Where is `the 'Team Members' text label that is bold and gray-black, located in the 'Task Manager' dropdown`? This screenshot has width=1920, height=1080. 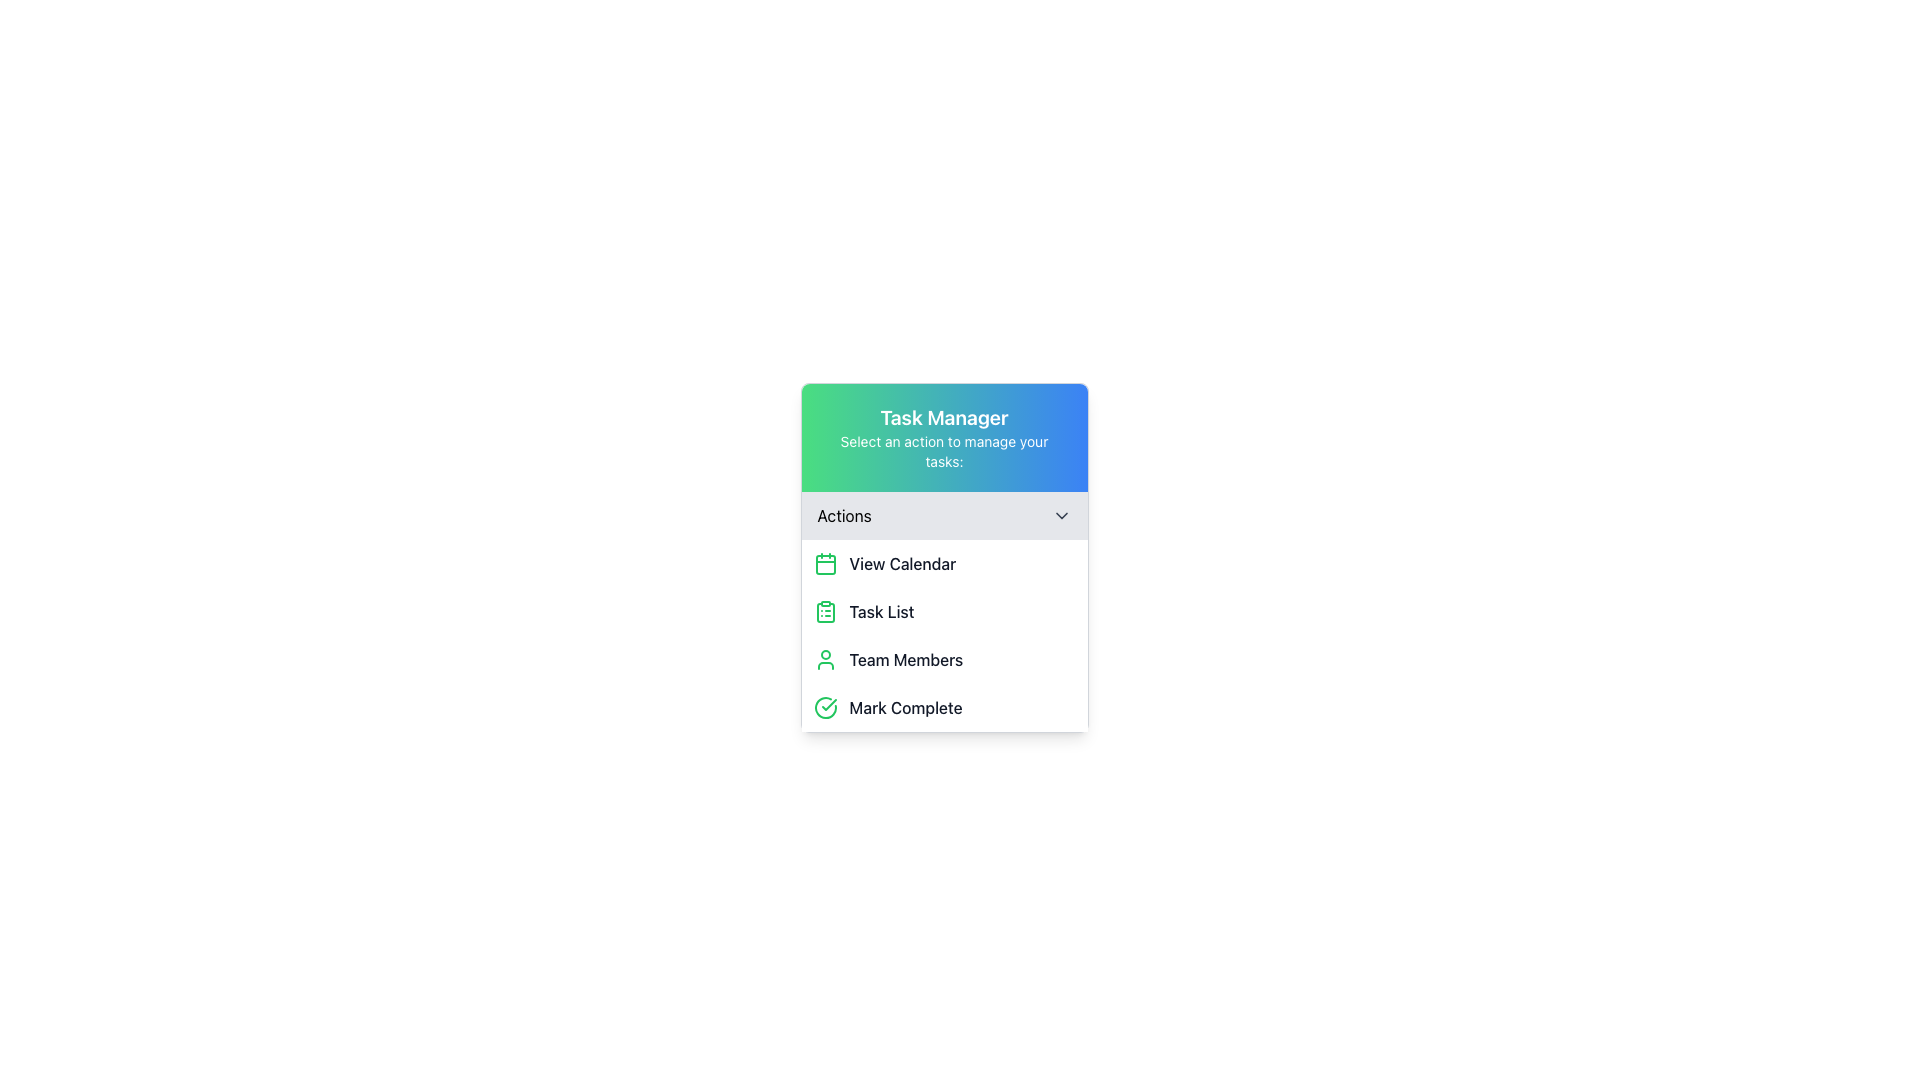
the 'Team Members' text label that is bold and gray-black, located in the 'Task Manager' dropdown is located at coordinates (905, 659).